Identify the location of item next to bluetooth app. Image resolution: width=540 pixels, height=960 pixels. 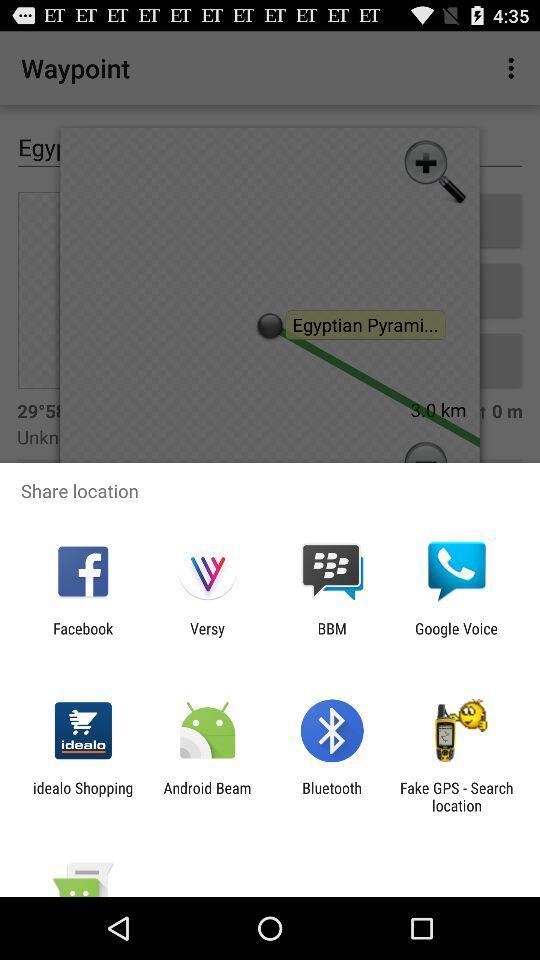
(206, 796).